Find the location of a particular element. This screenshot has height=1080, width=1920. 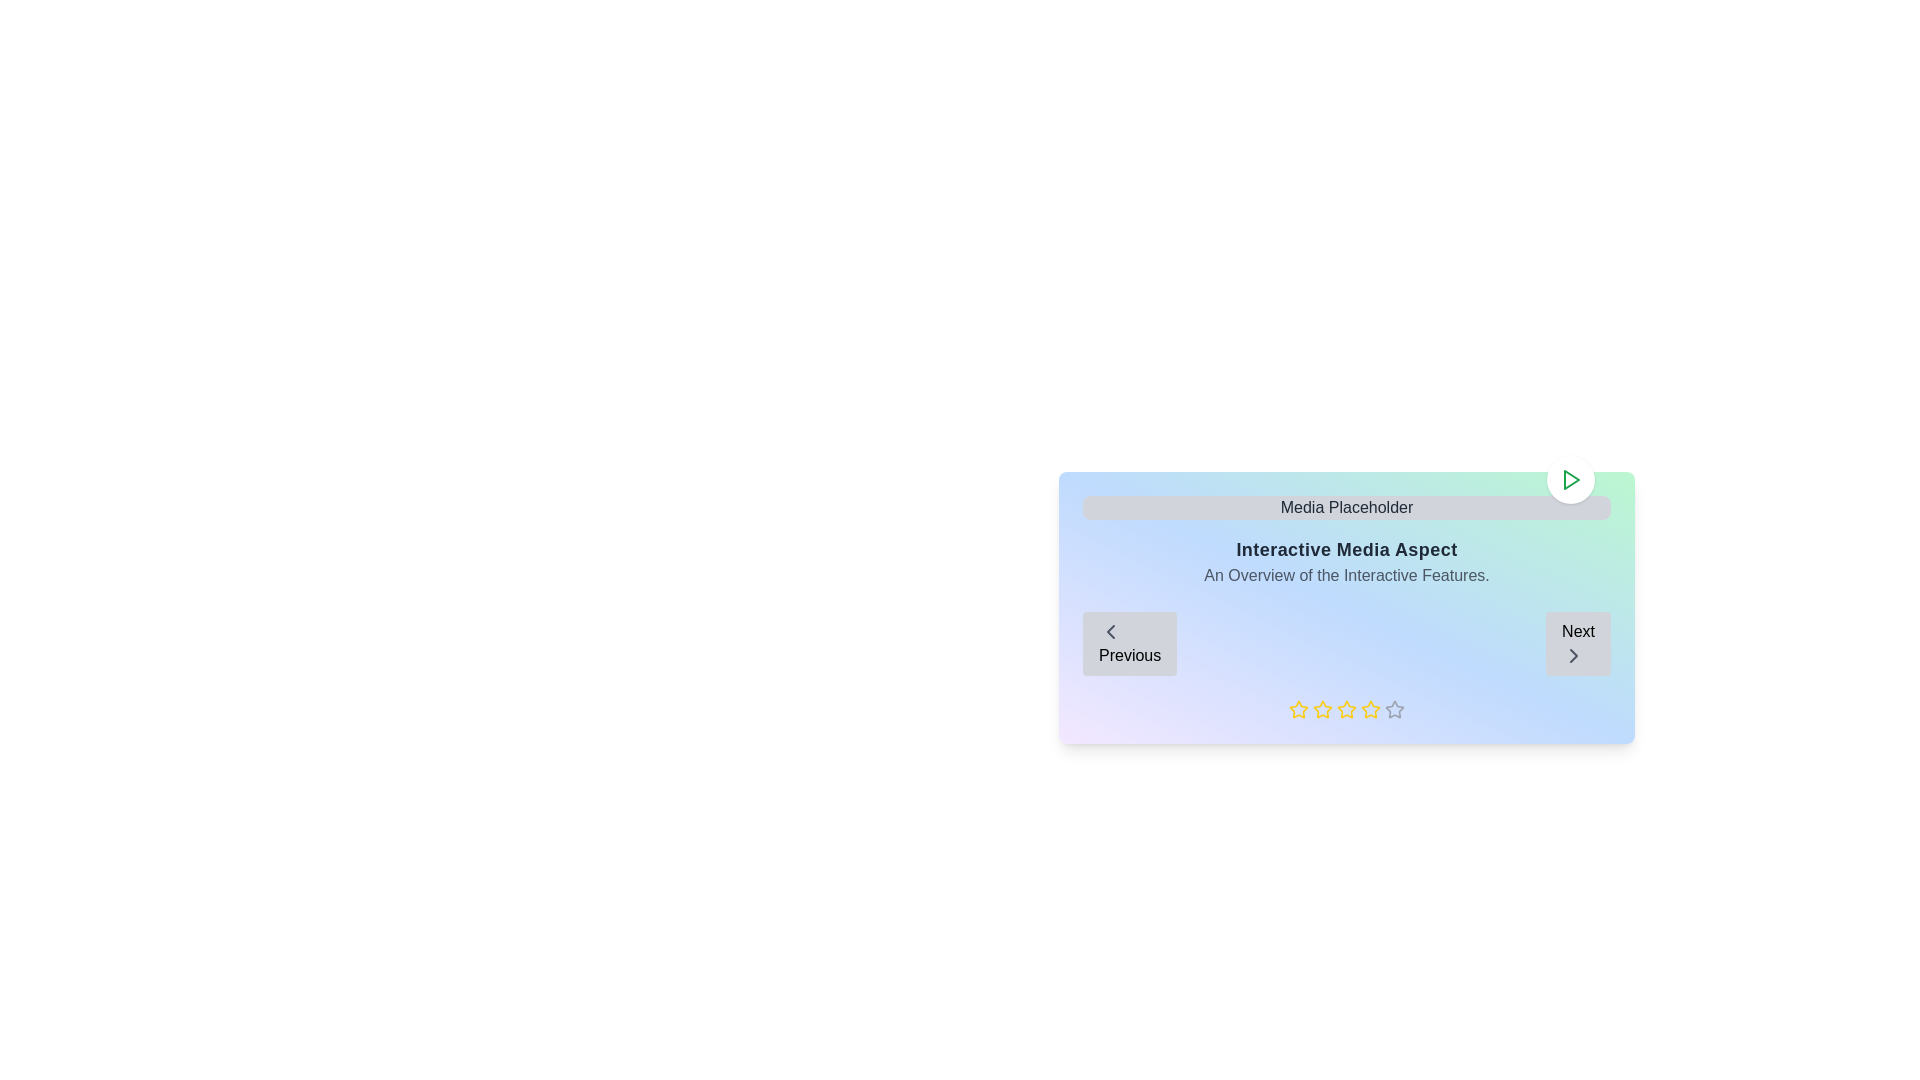

the fourth star in the rating system is located at coordinates (1370, 708).